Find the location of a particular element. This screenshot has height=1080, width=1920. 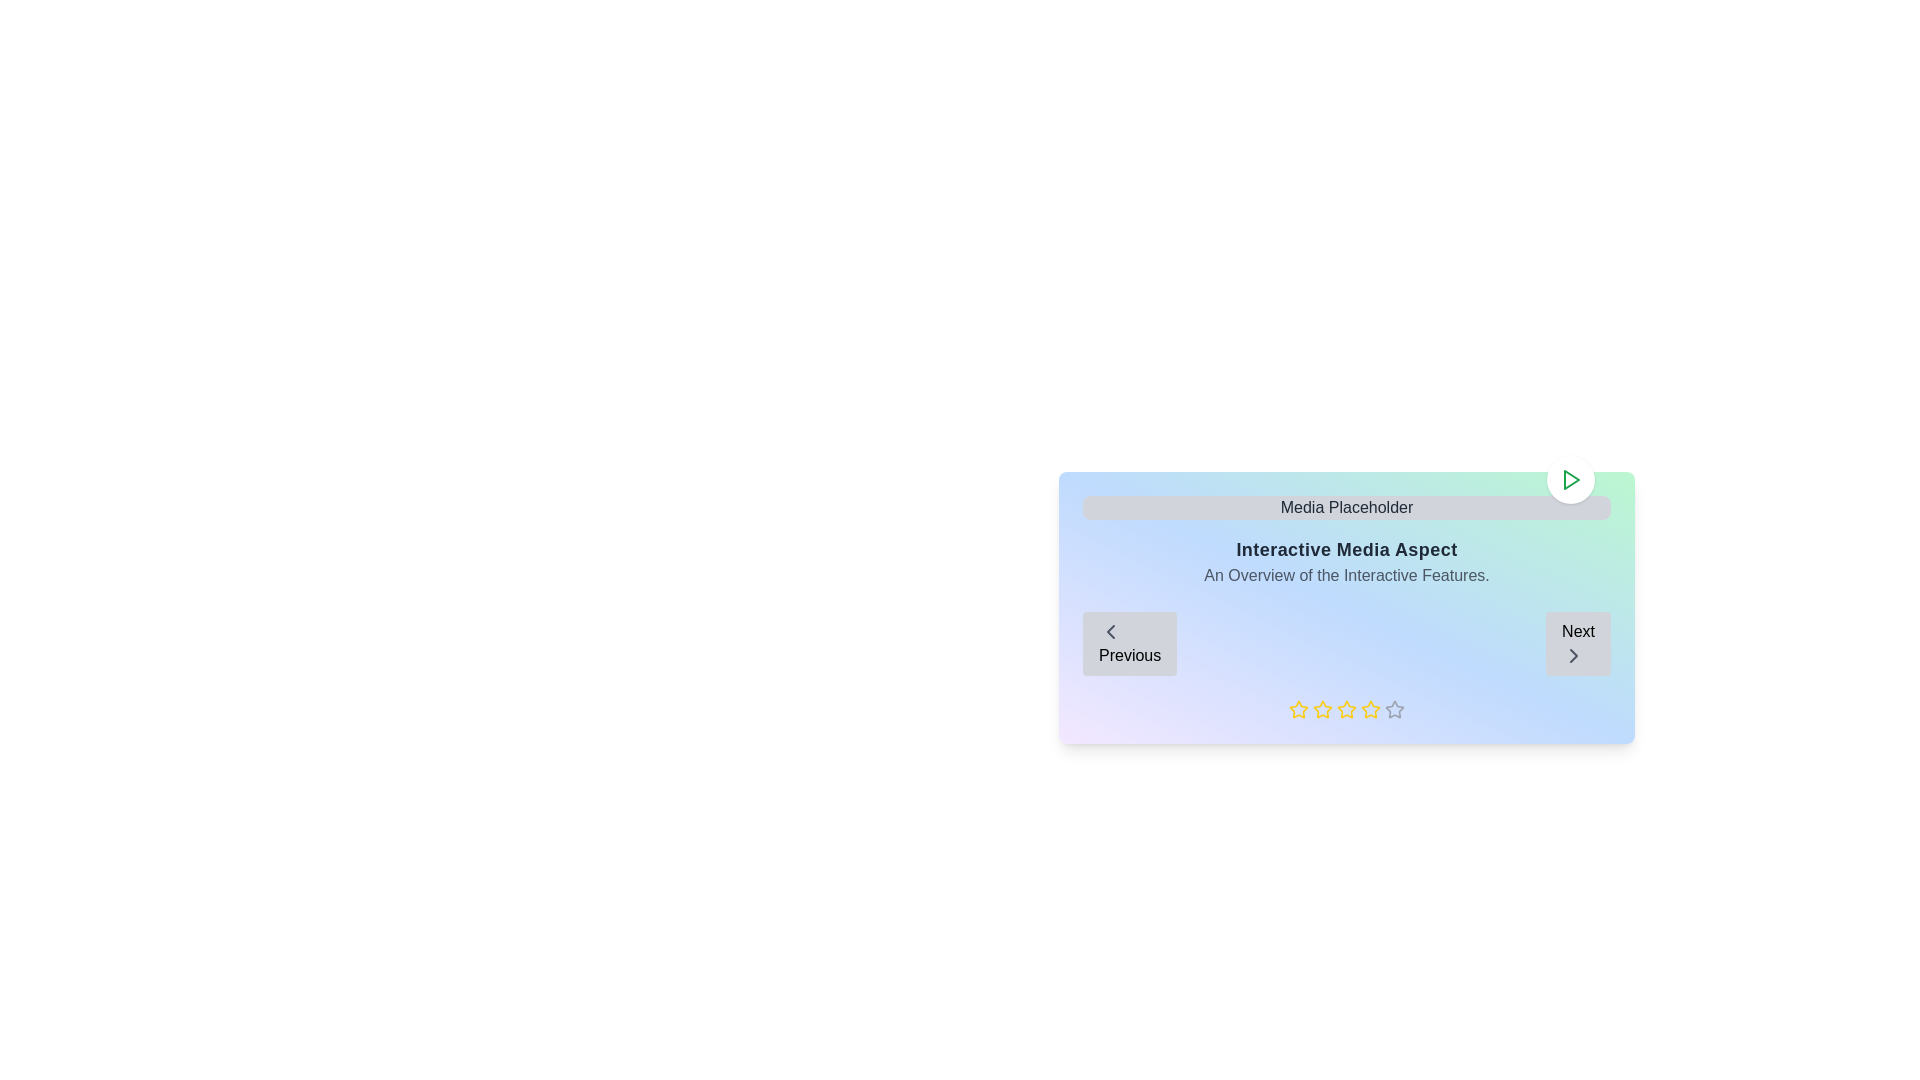

the fourth star in the rating system is located at coordinates (1370, 708).